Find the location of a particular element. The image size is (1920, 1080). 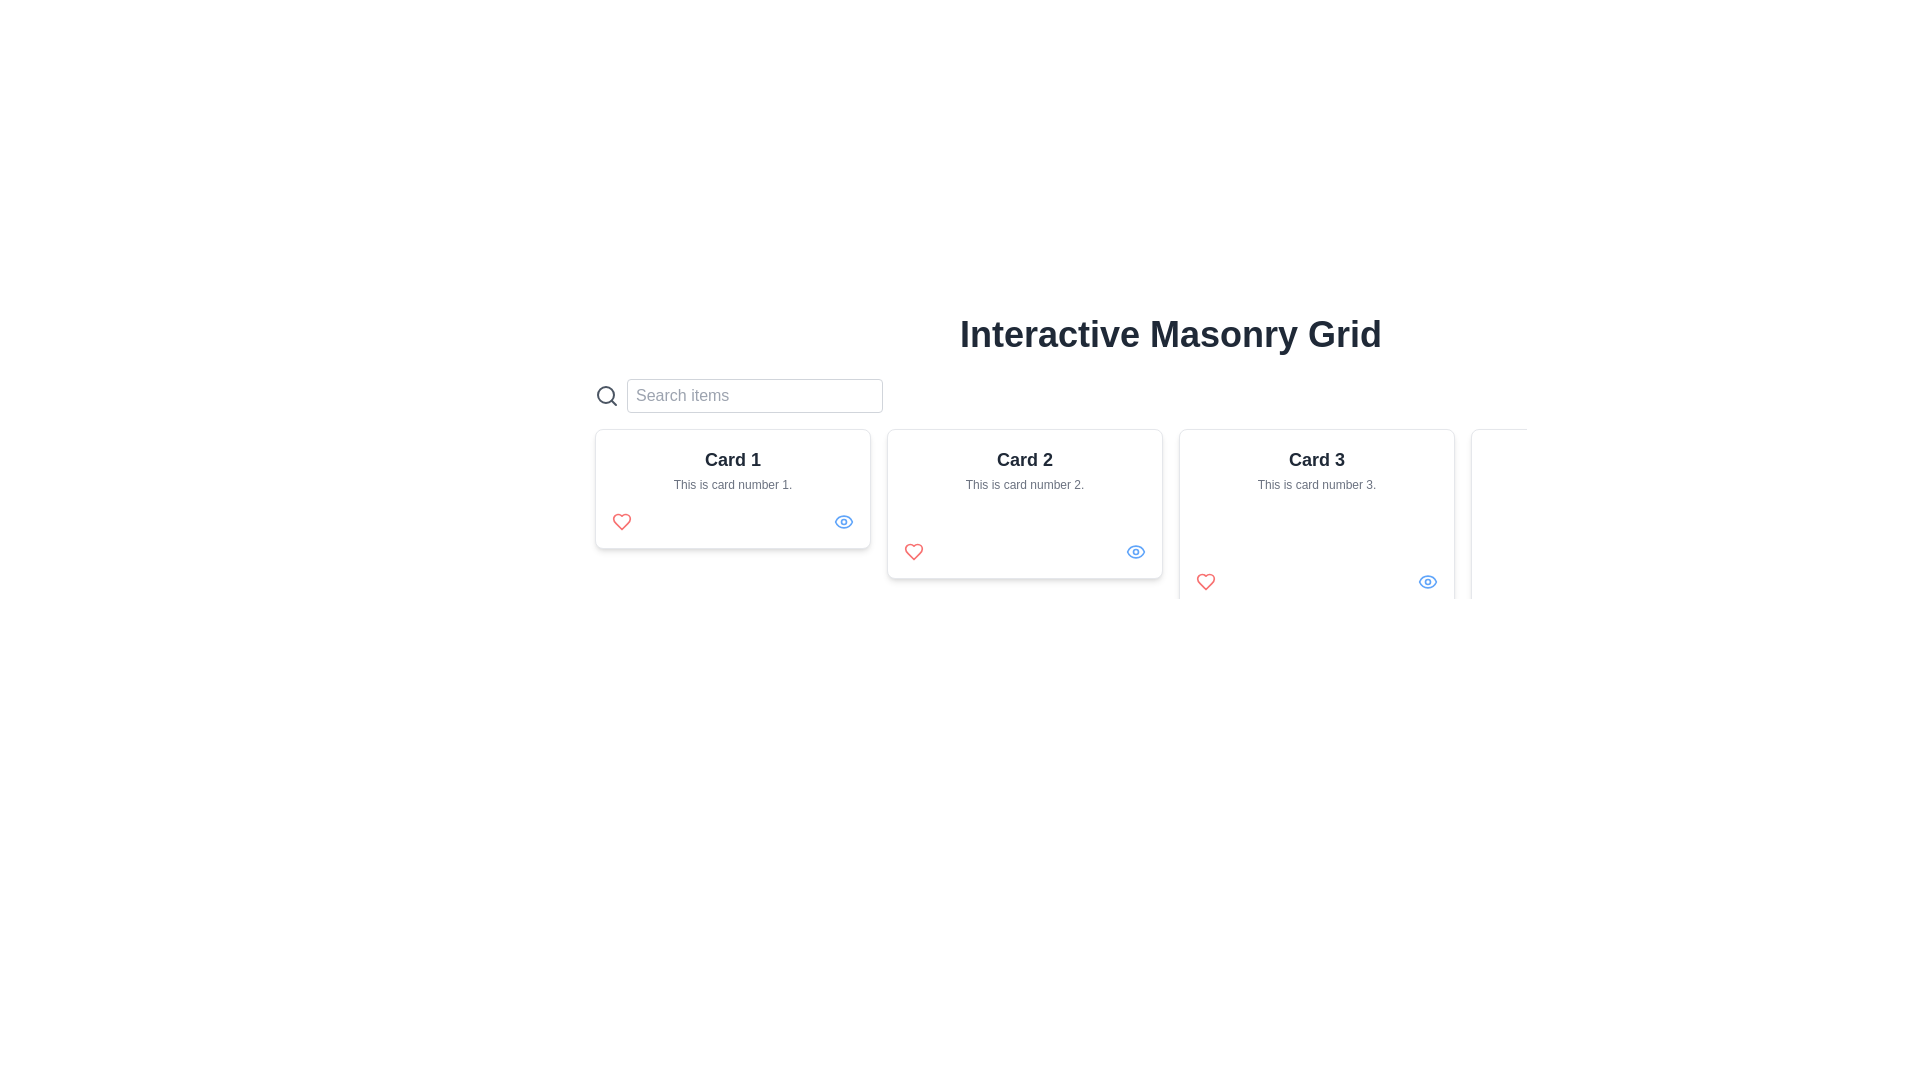

text content of the informational card labeled 'Card 2', which is positioned in the center of a card-style layout between 'Card 1' and 'Card 3' is located at coordinates (1025, 469).